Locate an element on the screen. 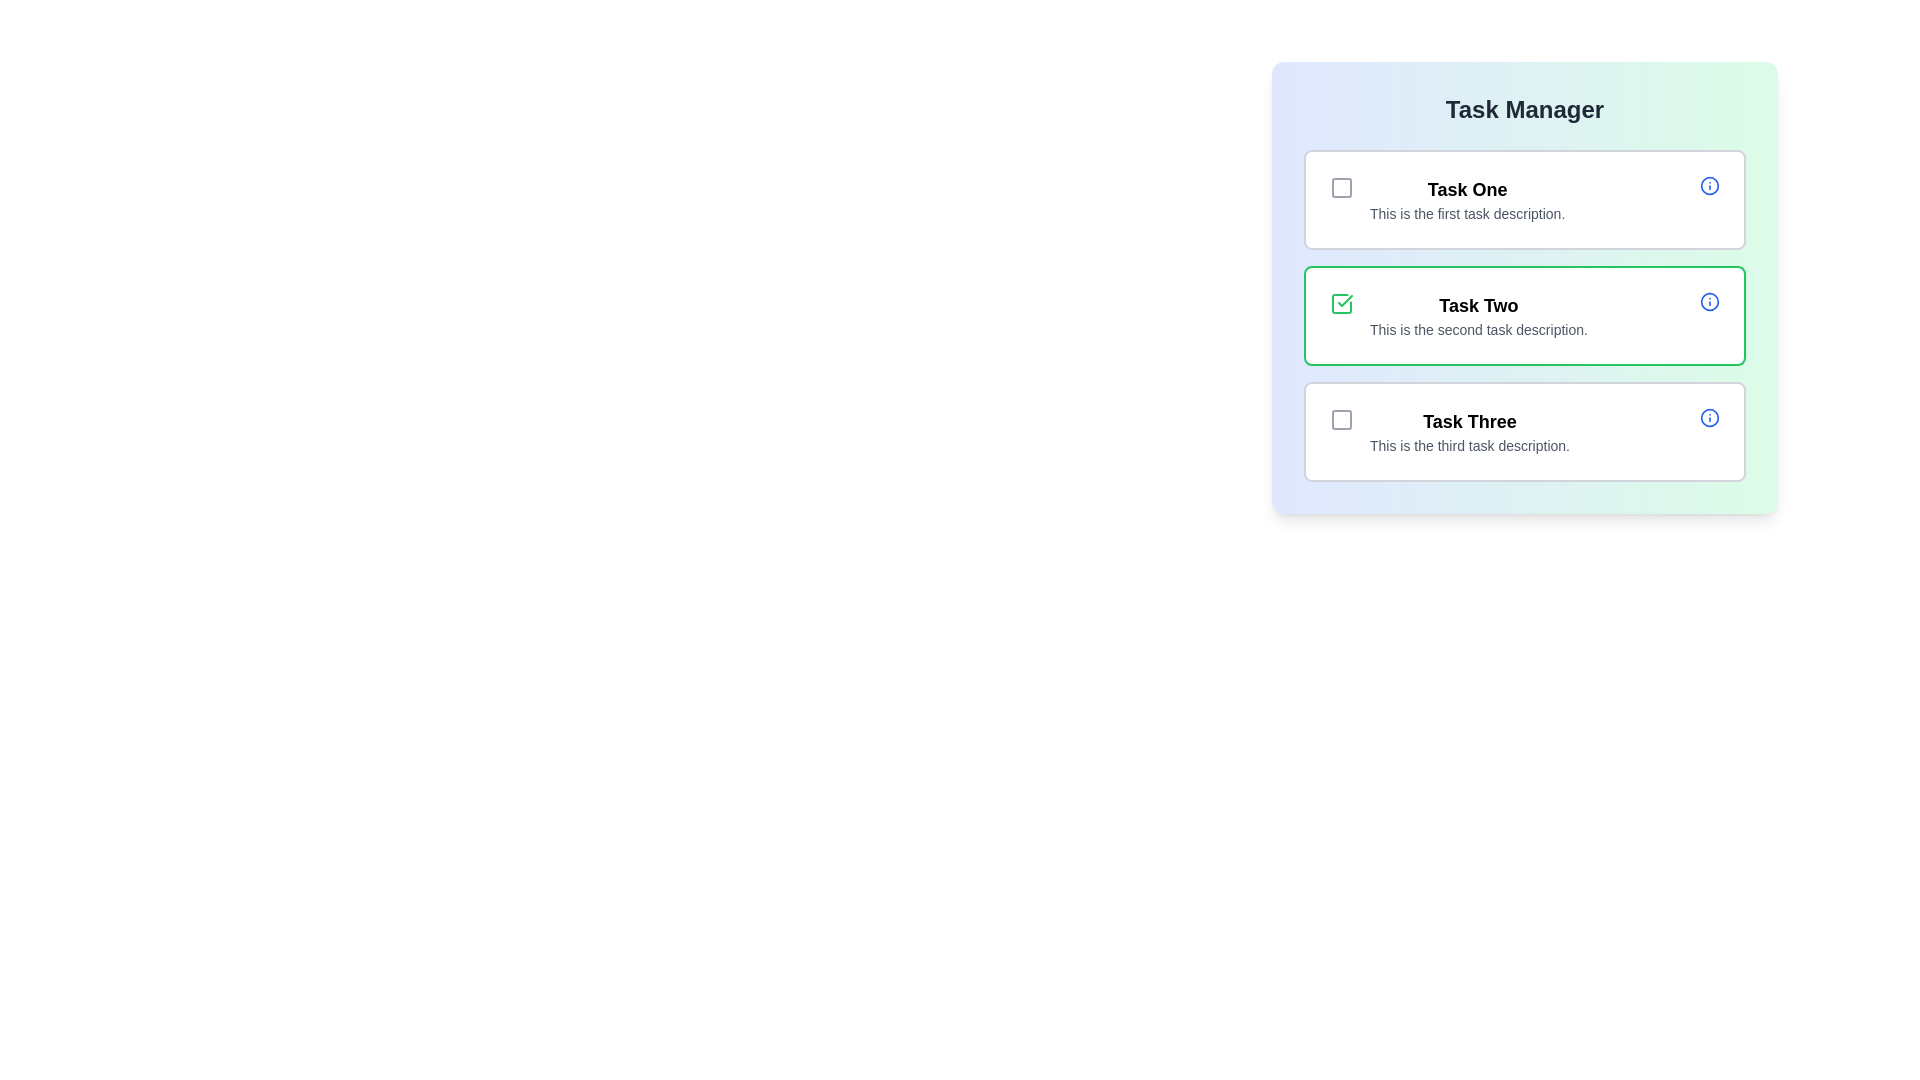  the bold text label displaying 'Task One', which is positioned beneath the checkbox and above the task description is located at coordinates (1467, 189).